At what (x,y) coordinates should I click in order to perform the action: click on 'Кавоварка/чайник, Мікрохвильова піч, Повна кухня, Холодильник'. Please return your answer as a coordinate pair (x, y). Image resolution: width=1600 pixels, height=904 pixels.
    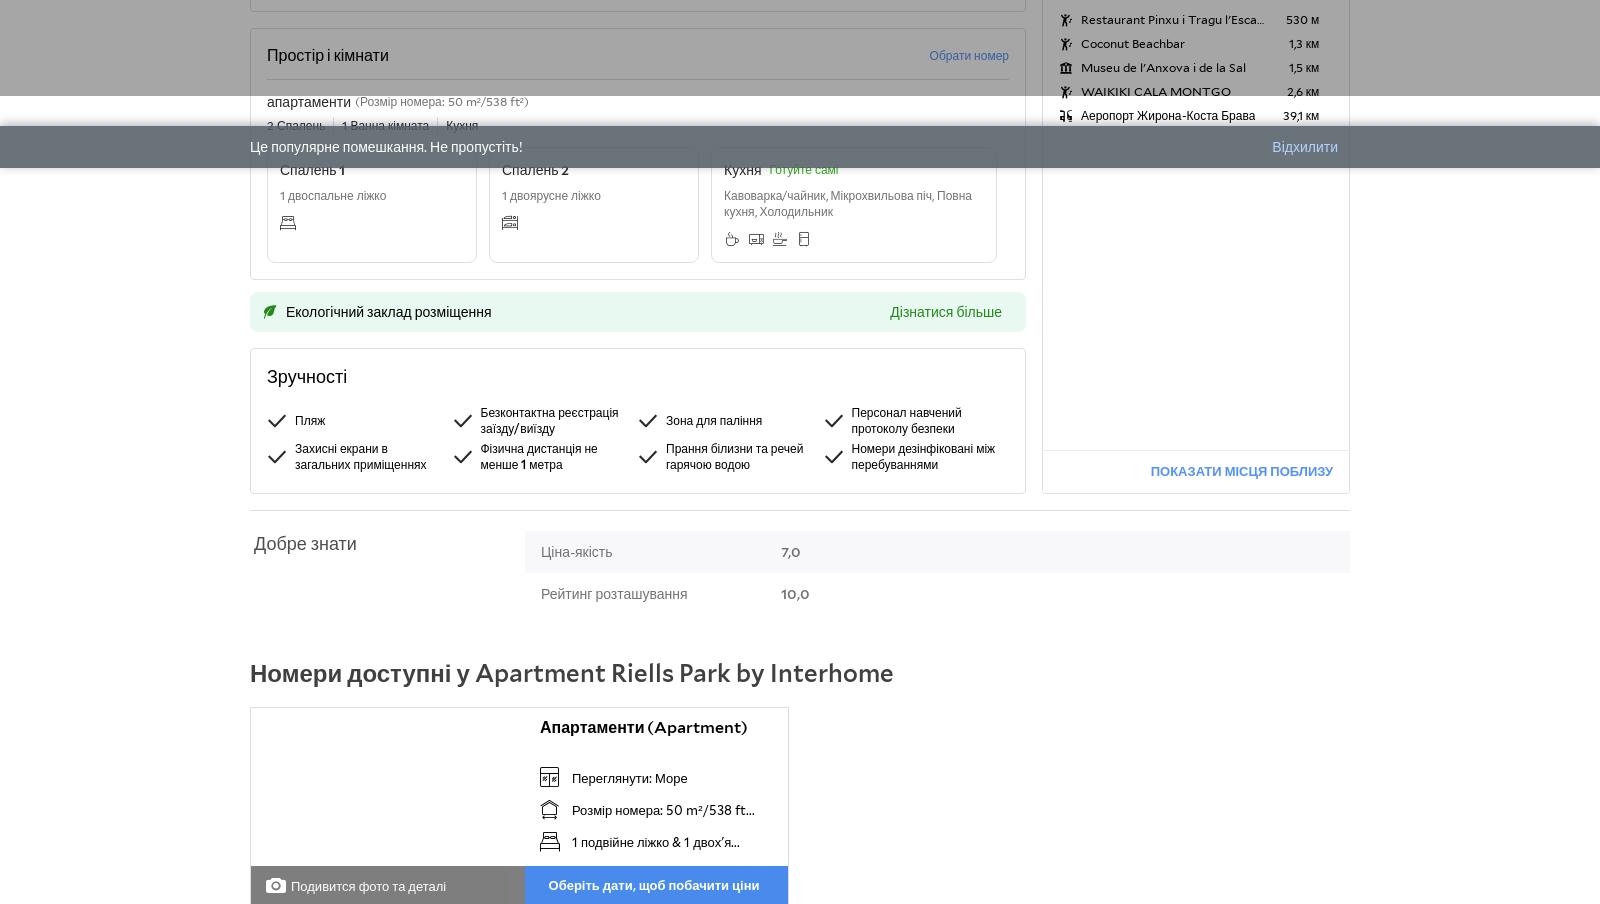
    Looking at the image, I should click on (847, 203).